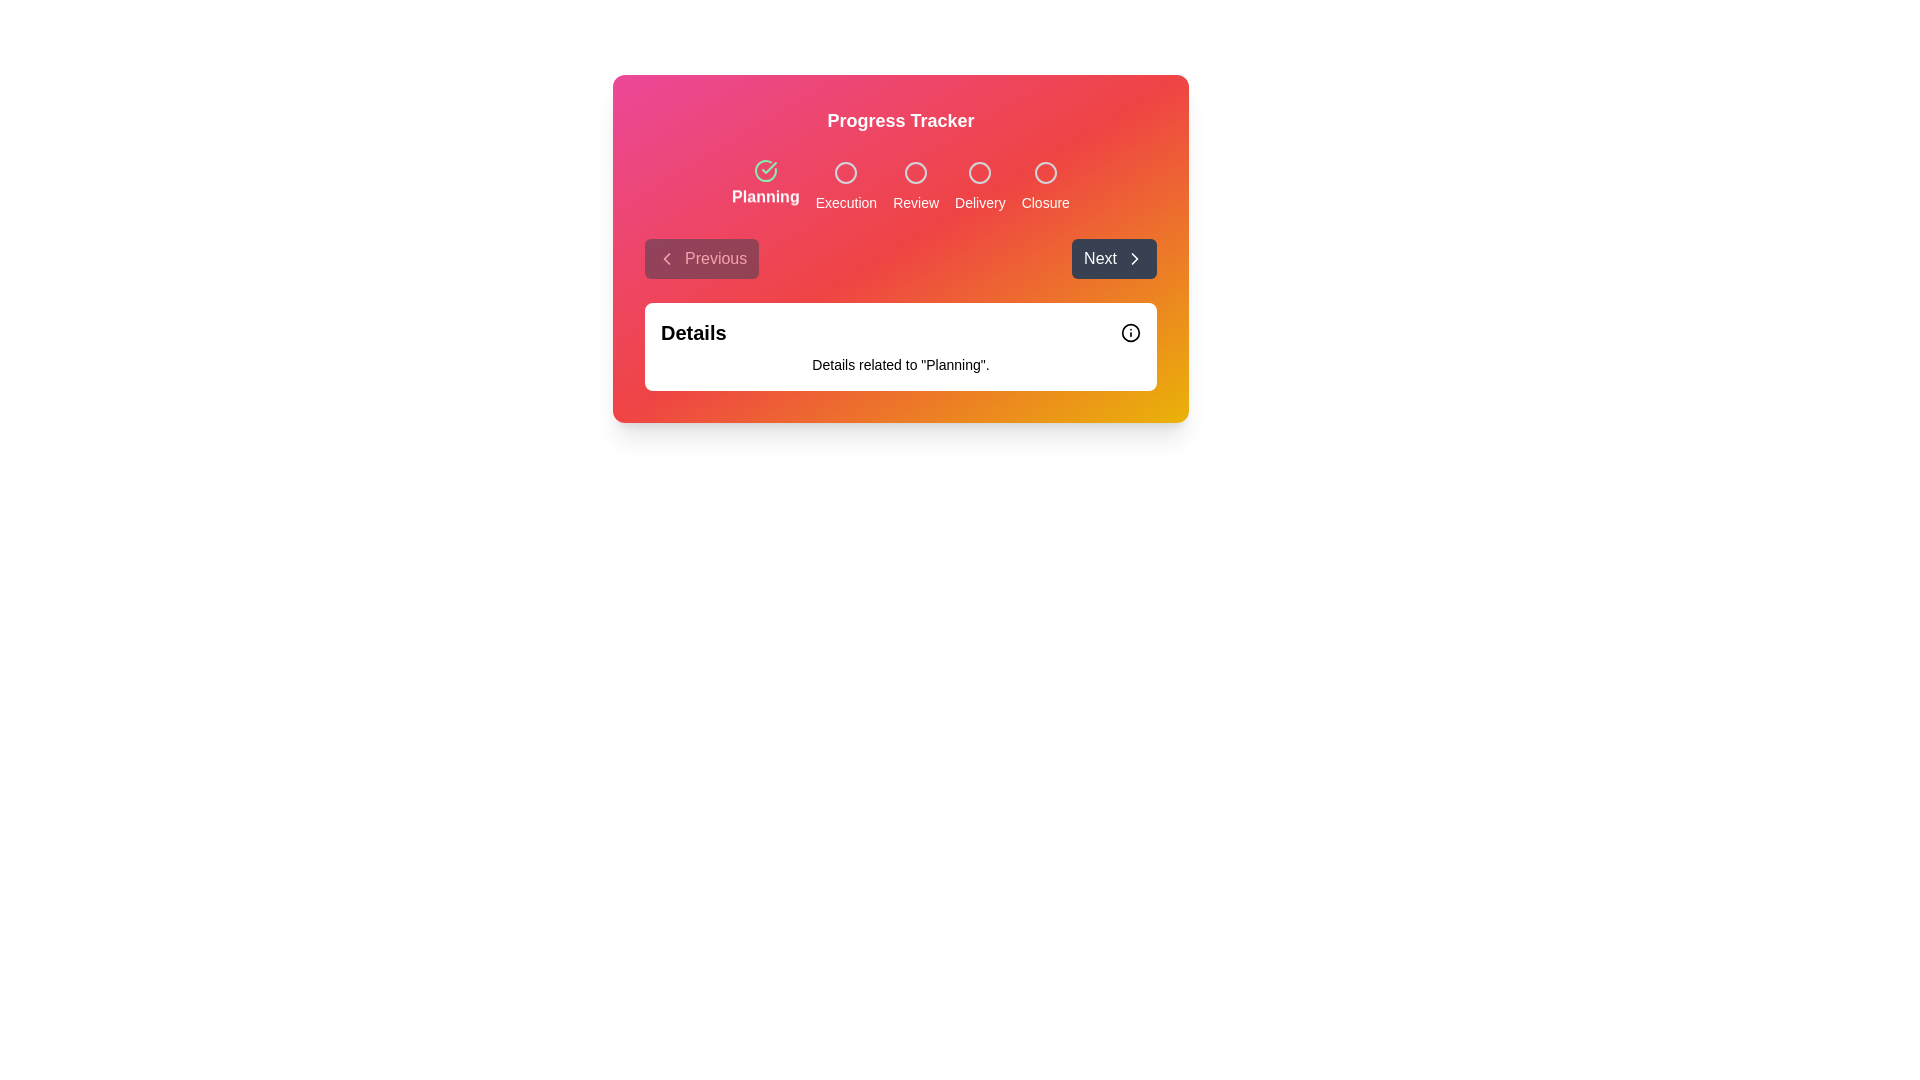 The image size is (1920, 1080). I want to click on text from the second milestone status label in the progress tracker, which is positioned between 'Planning' and 'Review', so click(846, 203).